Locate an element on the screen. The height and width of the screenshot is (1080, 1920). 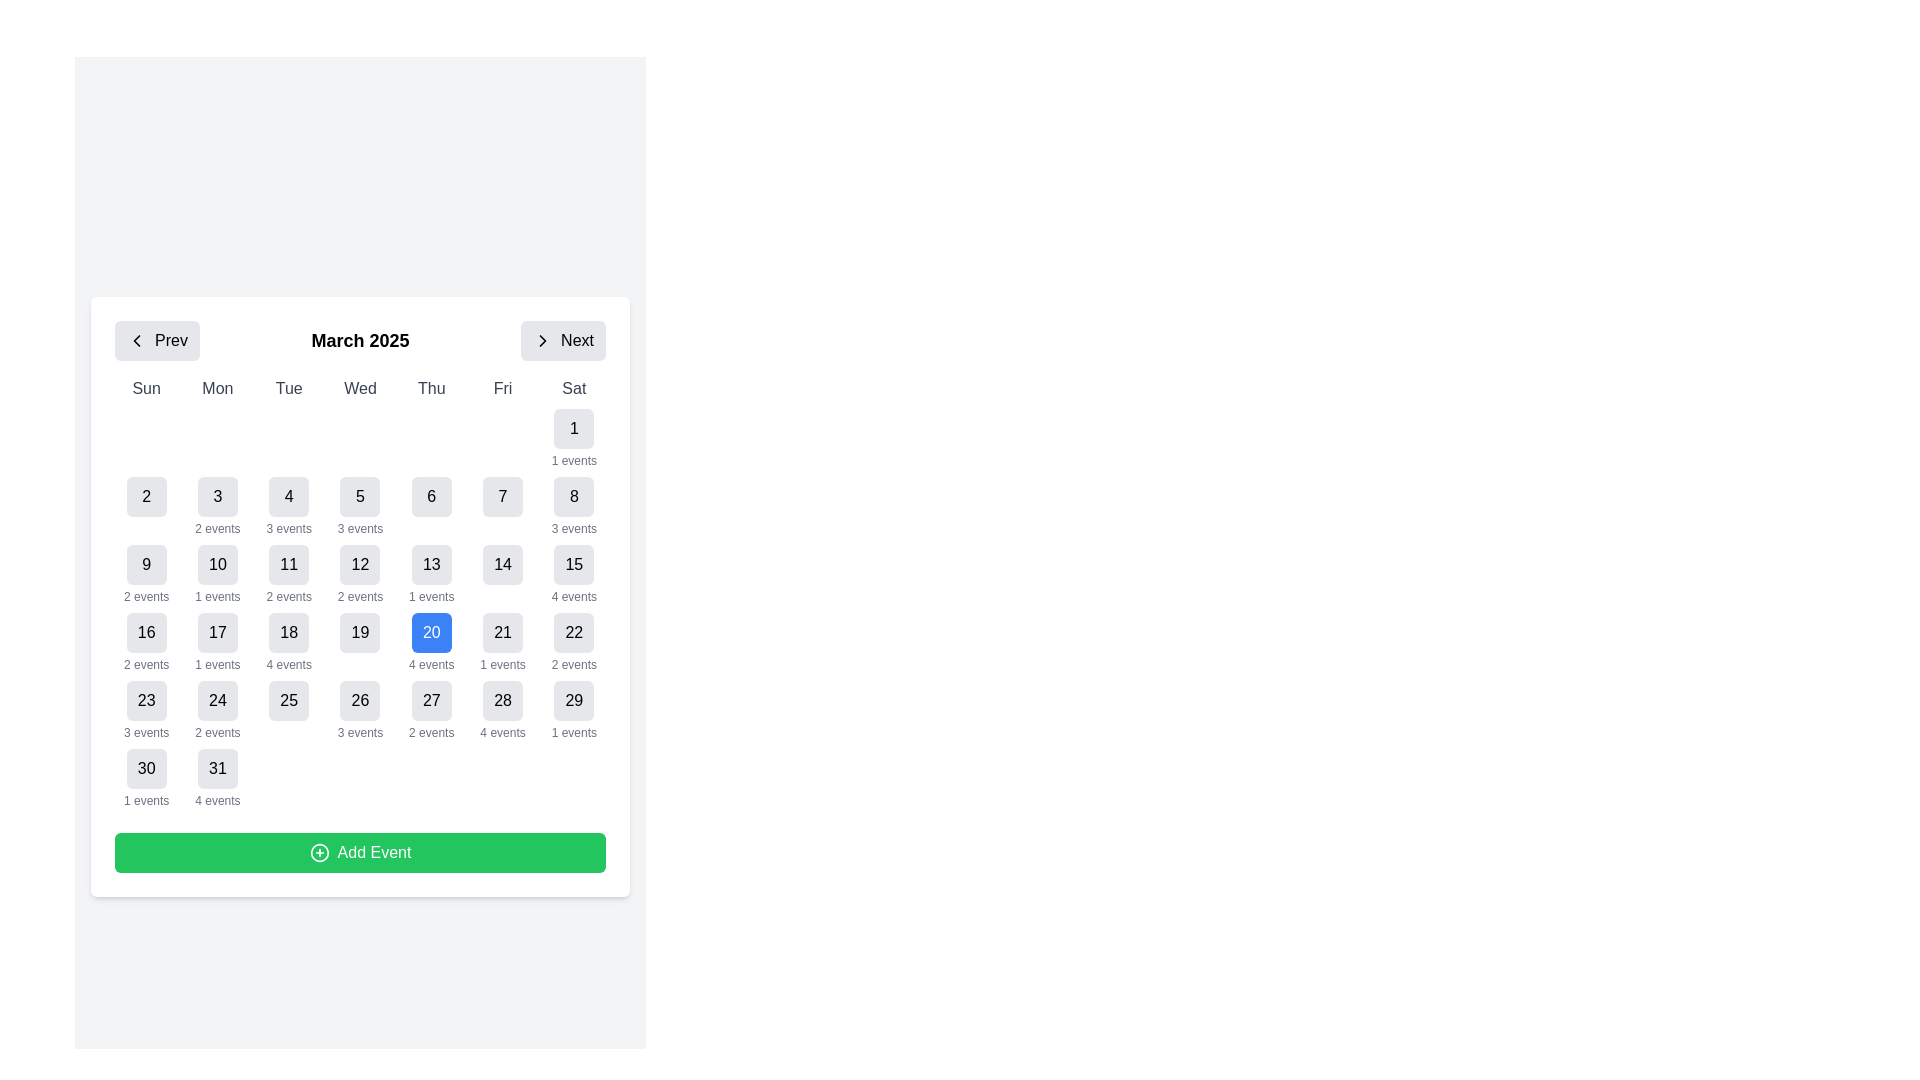
the calendar date button labeled '23', which is a rounded square light gray button that changes is located at coordinates (145, 700).